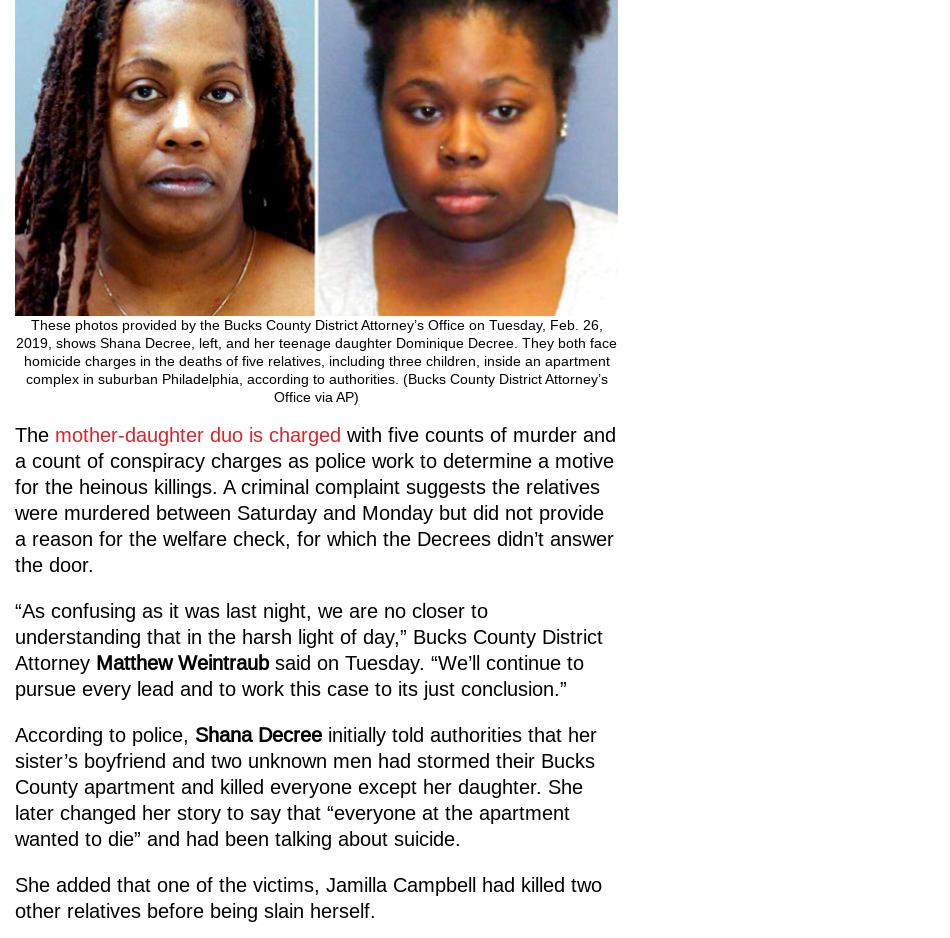 The image size is (950, 938). What do you see at coordinates (82, 581) in the screenshot?
I see `'Subscribe'` at bounding box center [82, 581].